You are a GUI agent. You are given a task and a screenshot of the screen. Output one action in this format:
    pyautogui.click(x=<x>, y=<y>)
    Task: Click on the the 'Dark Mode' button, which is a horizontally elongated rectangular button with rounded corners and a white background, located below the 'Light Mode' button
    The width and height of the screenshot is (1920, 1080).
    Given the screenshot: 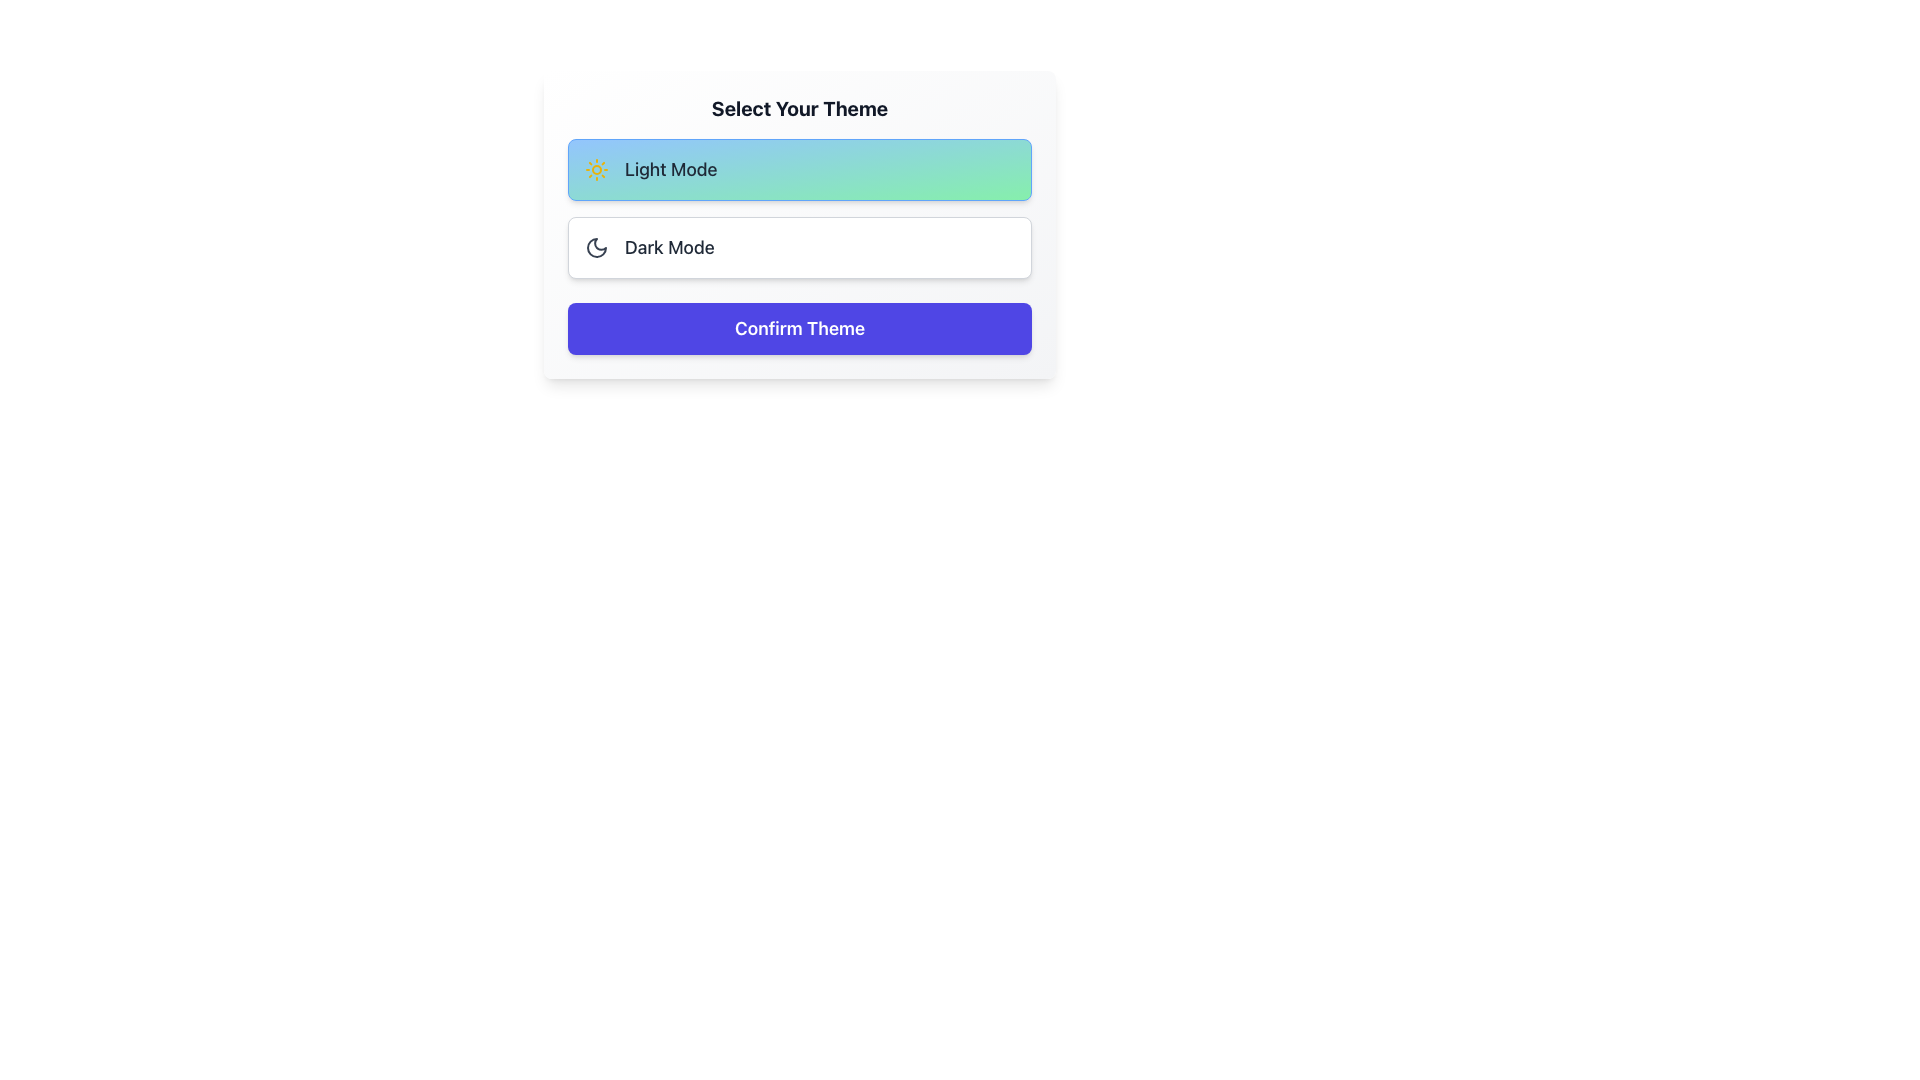 What is the action you would take?
    pyautogui.click(x=800, y=246)
    